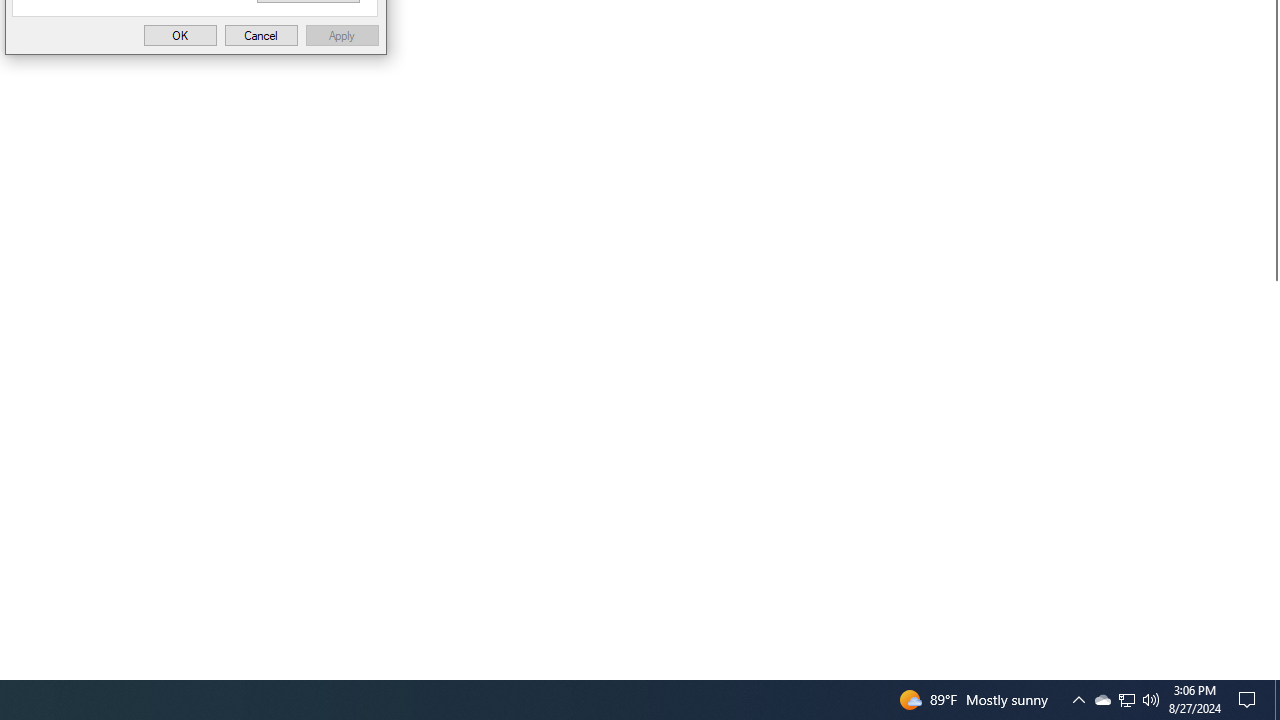 Image resolution: width=1280 pixels, height=720 pixels. I want to click on 'User Promoted Notification Area', so click(1101, 698).